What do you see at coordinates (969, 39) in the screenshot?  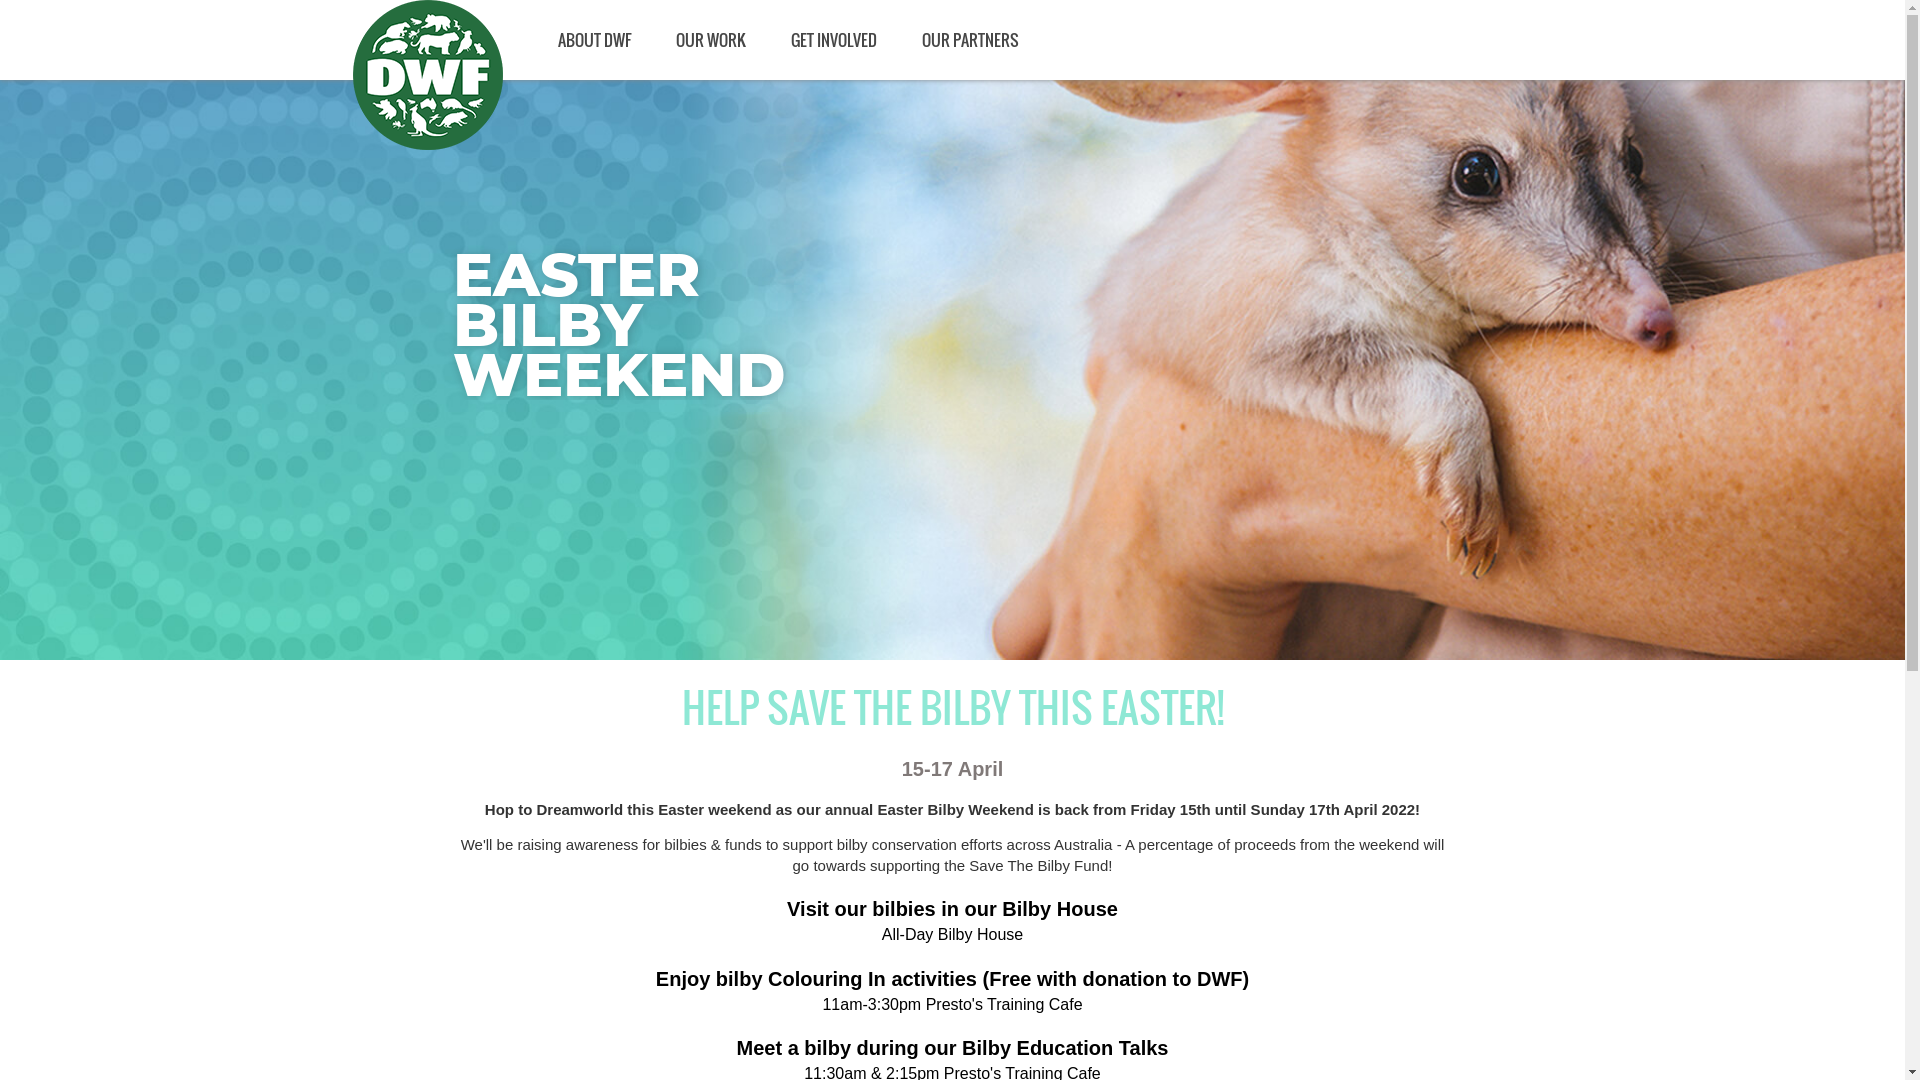 I see `'OUR PARTNERS'` at bounding box center [969, 39].